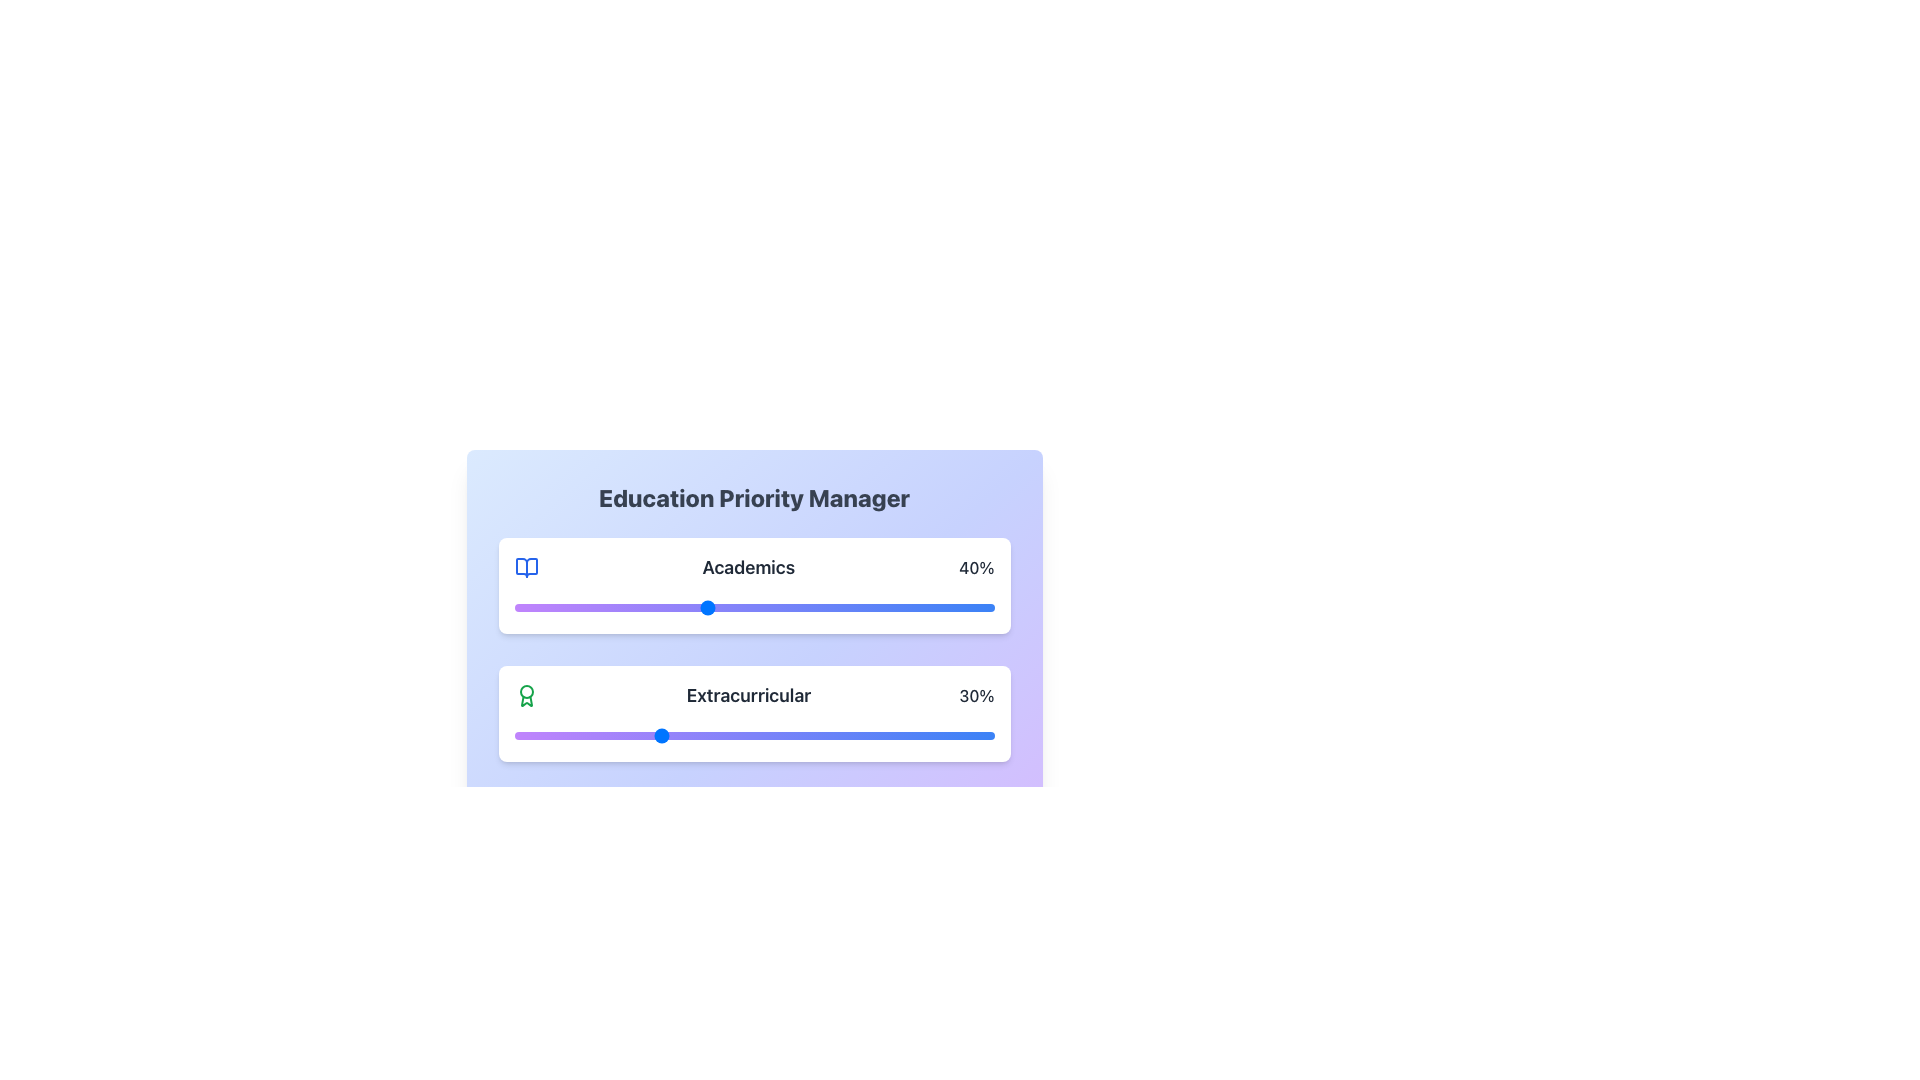 The width and height of the screenshot is (1920, 1080). I want to click on the slider value, so click(892, 607).